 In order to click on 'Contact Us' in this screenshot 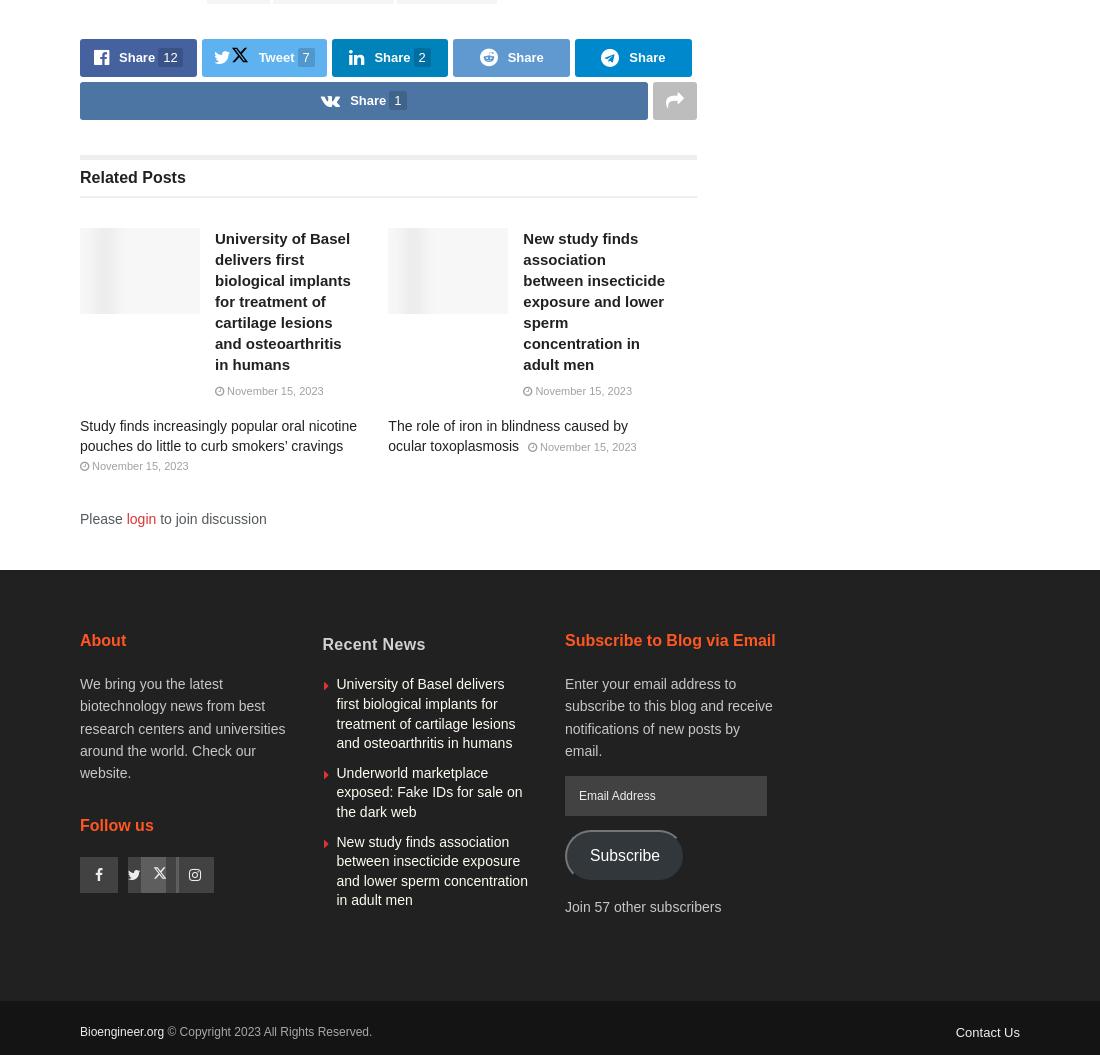, I will do `click(986, 1030)`.